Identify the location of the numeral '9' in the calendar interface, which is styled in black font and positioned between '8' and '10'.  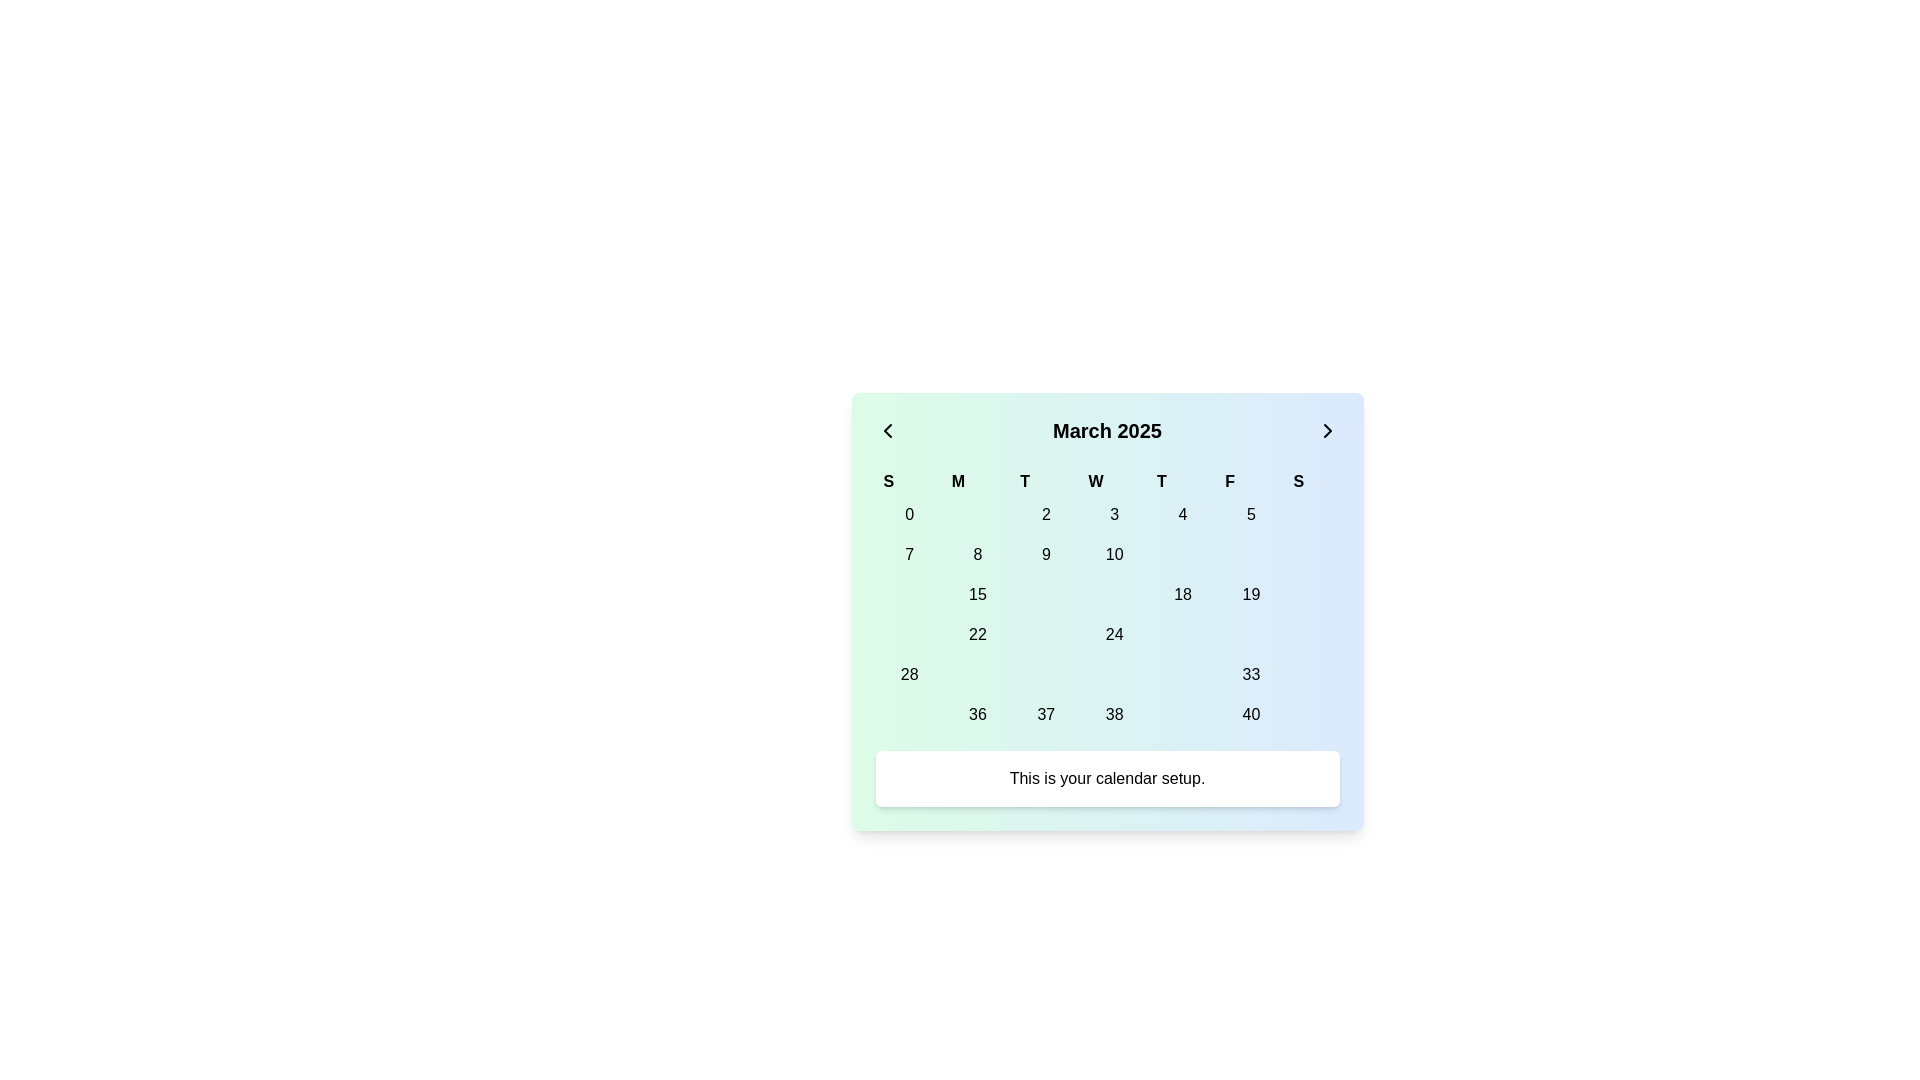
(1045, 555).